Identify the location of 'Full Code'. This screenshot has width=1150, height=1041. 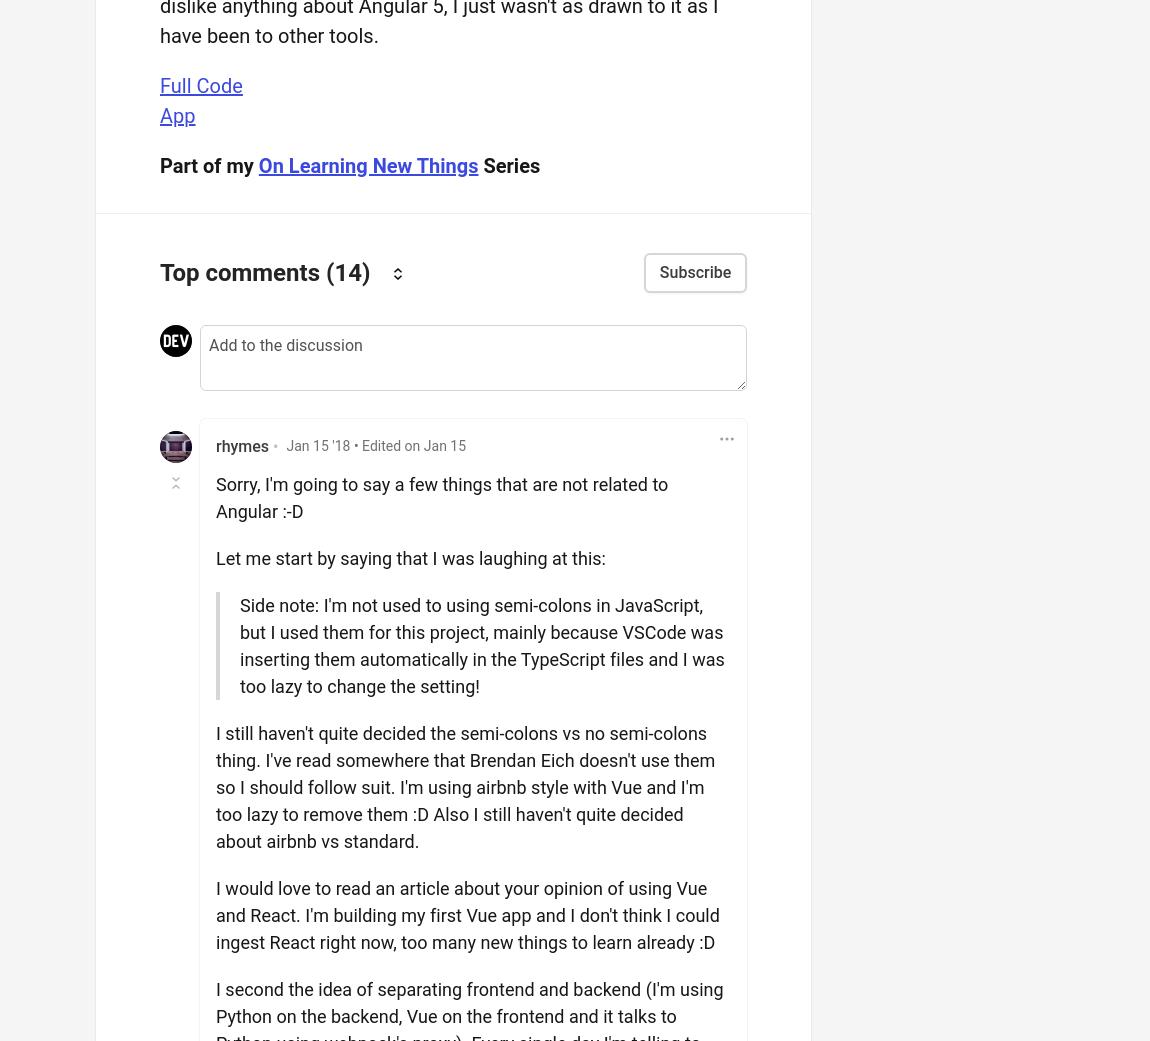
(200, 84).